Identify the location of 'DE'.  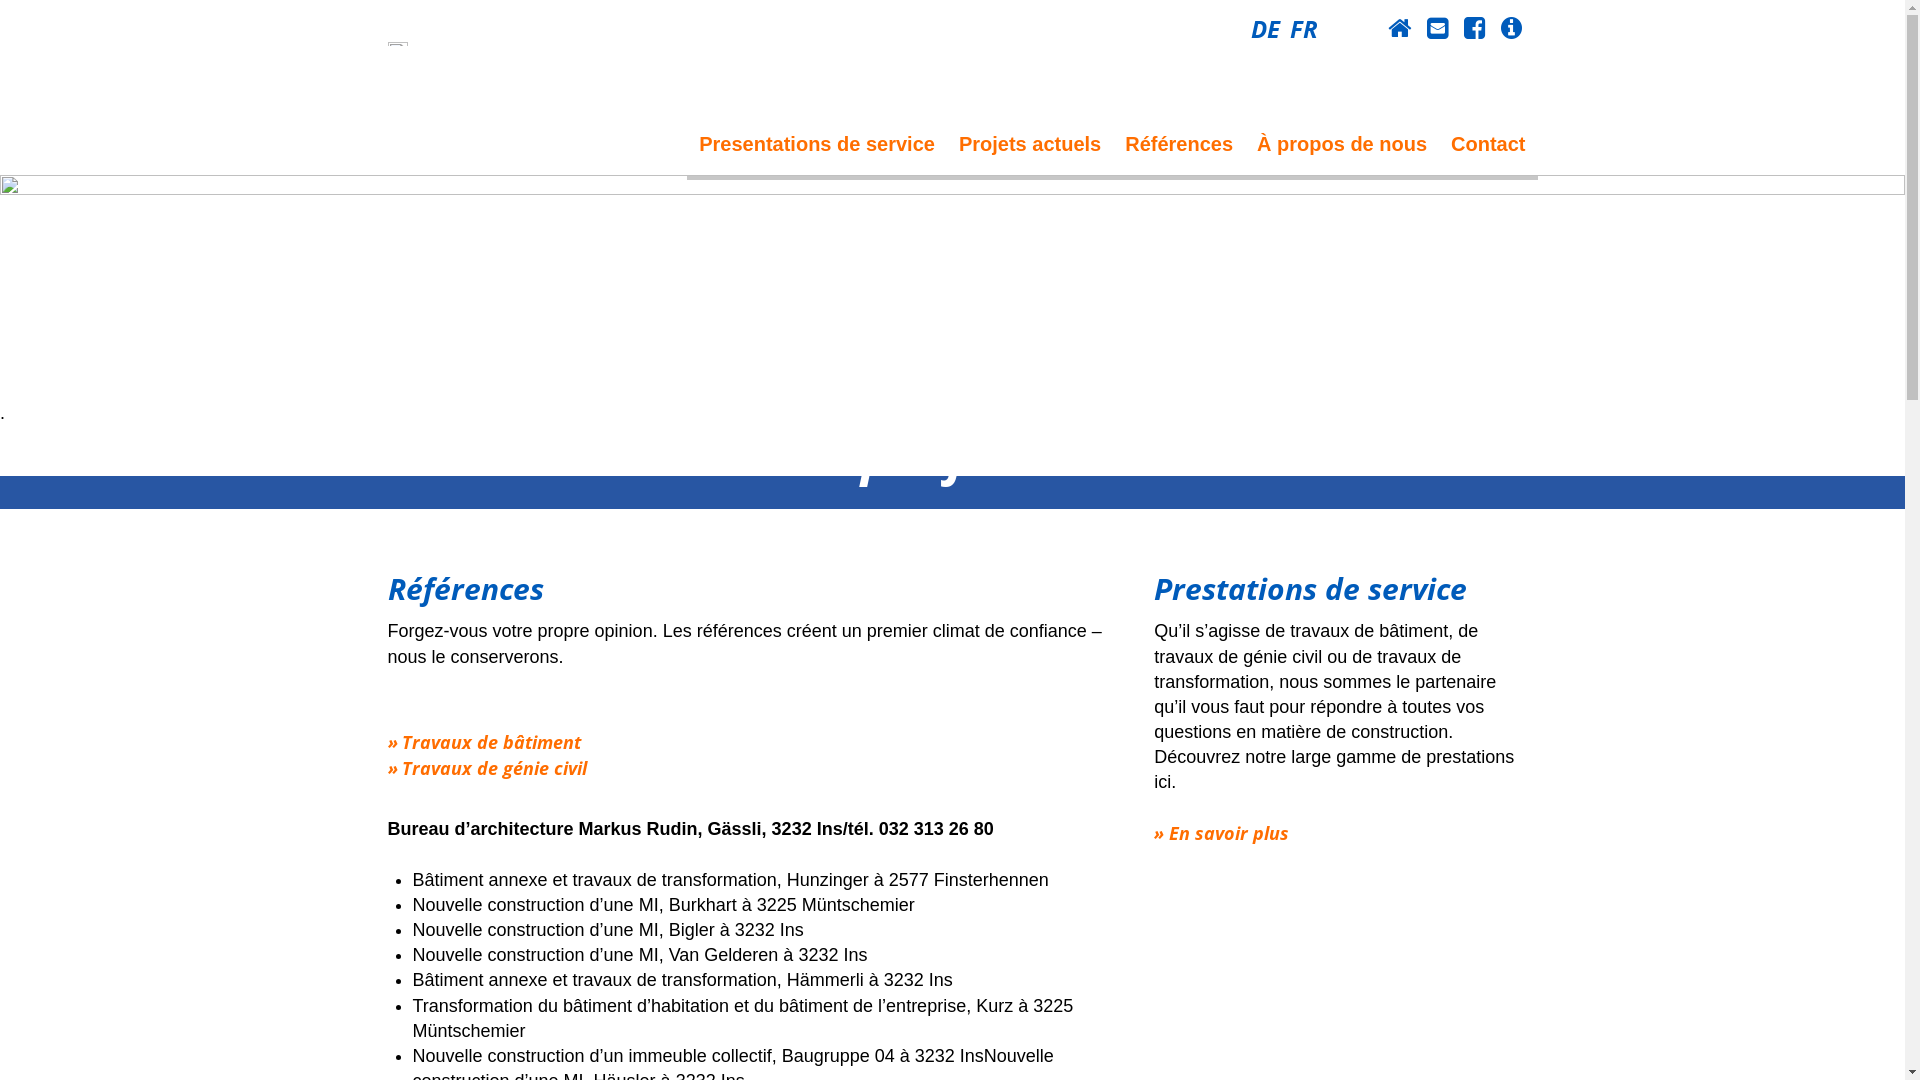
(1263, 28).